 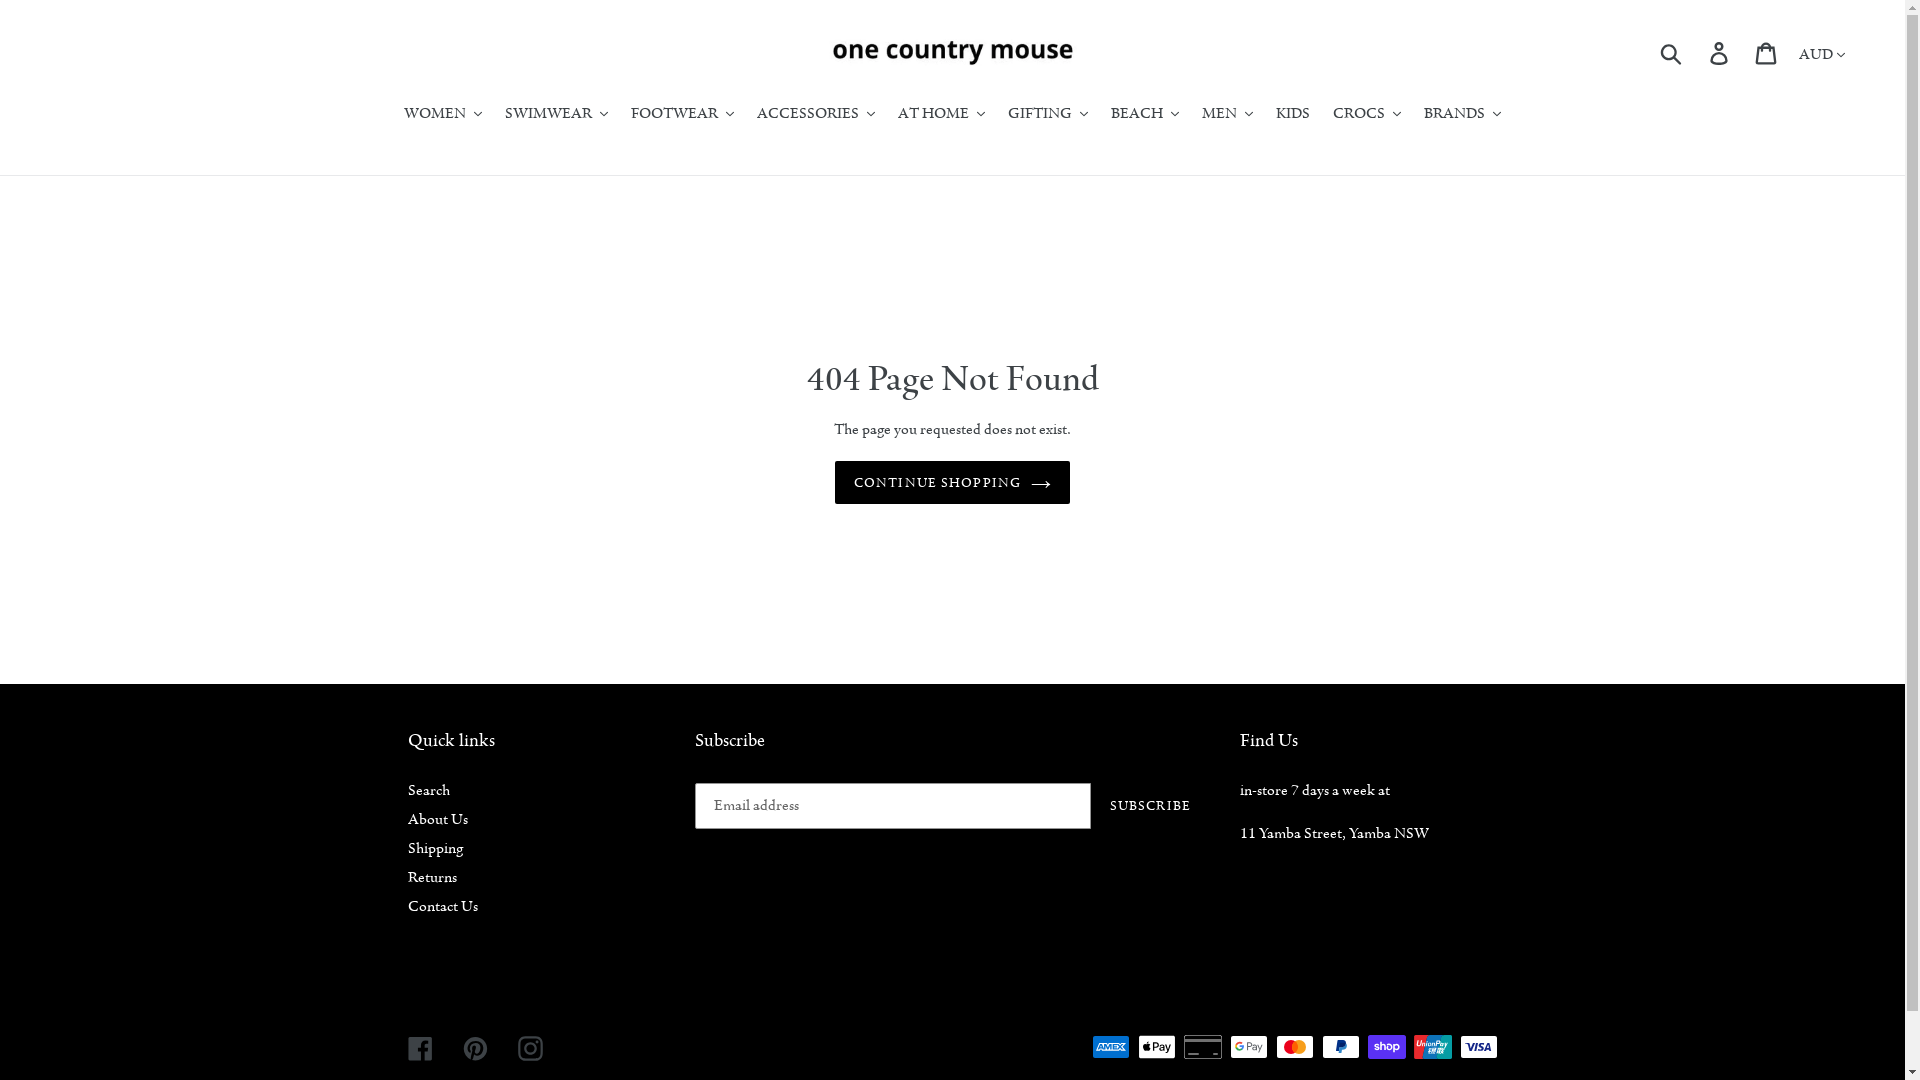 What do you see at coordinates (419, 1045) in the screenshot?
I see `'Facebook'` at bounding box center [419, 1045].